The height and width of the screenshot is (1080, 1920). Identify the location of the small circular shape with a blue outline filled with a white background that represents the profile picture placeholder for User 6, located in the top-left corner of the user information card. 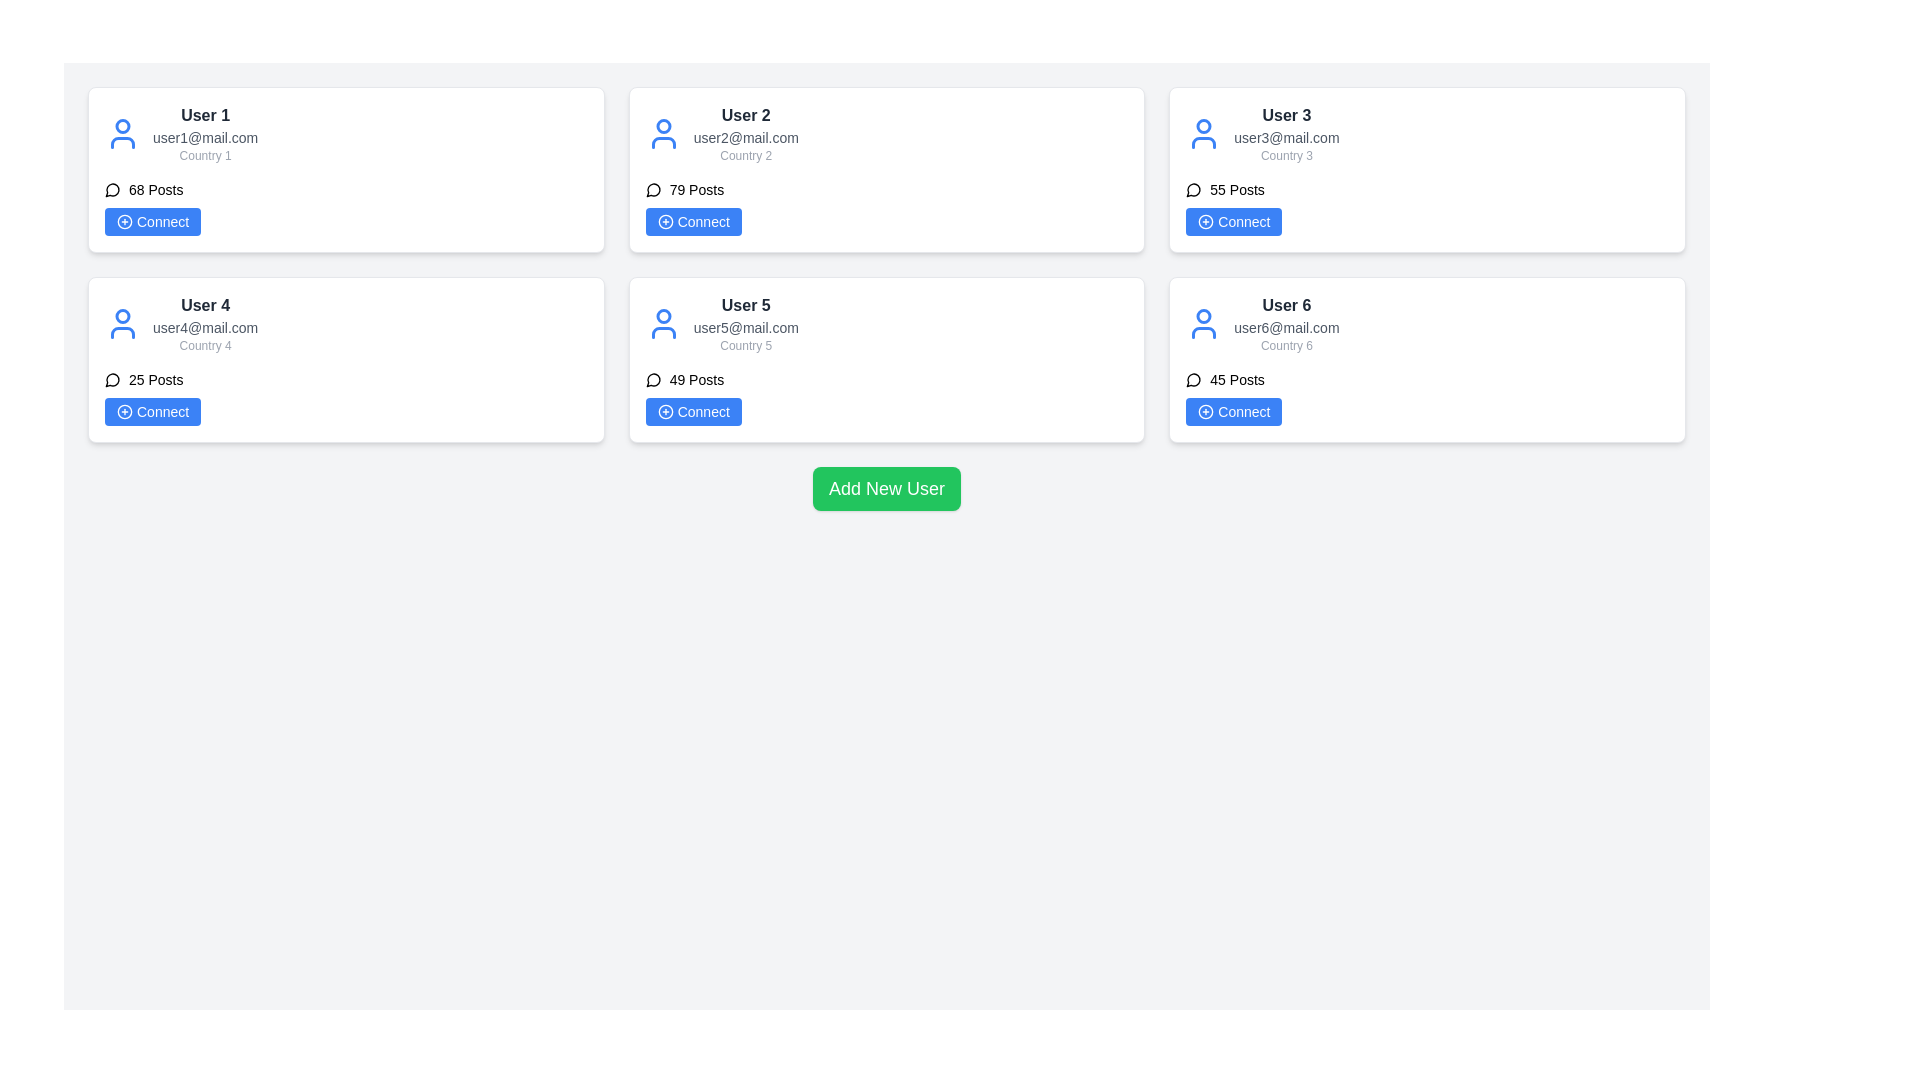
(1203, 315).